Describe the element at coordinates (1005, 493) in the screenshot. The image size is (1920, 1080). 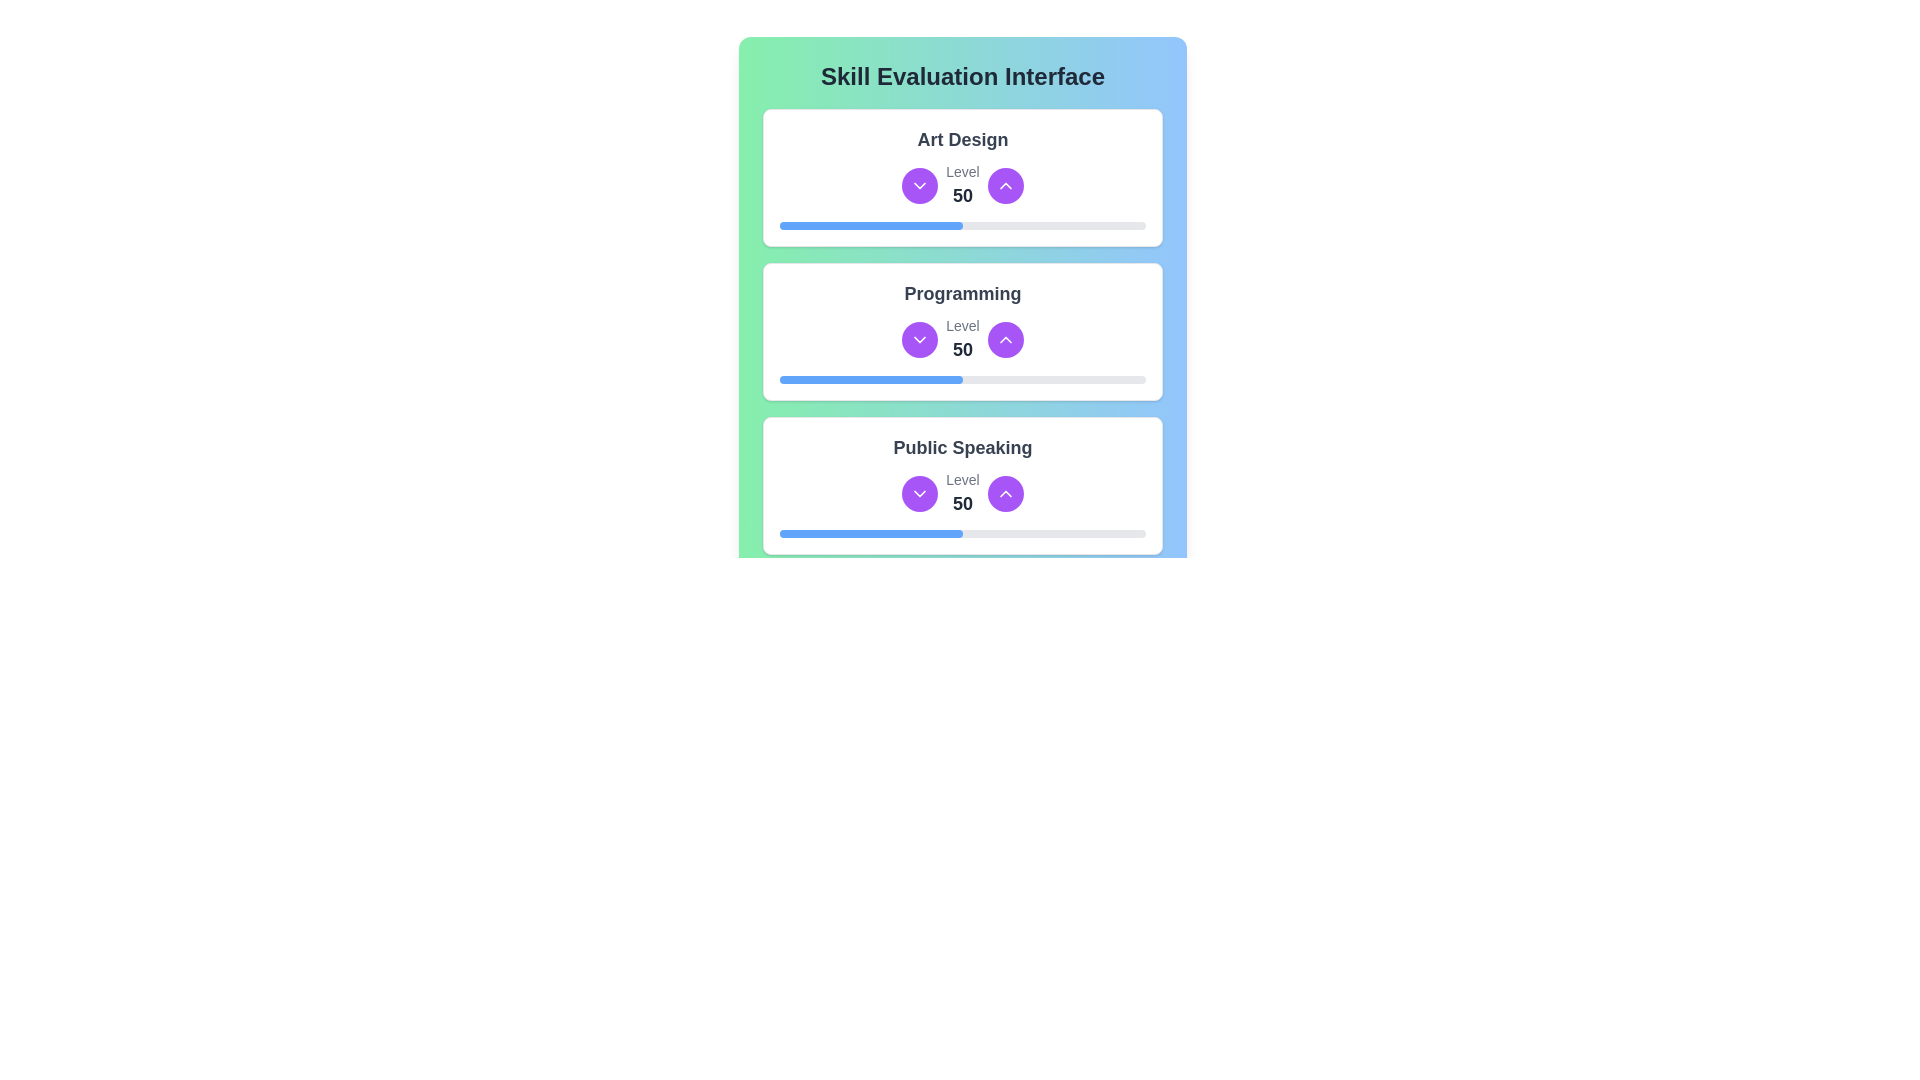
I see `the button that increases the numerical skill level in the 'Public Speaking' skill section, located to the right of the 'Level 50' text` at that location.